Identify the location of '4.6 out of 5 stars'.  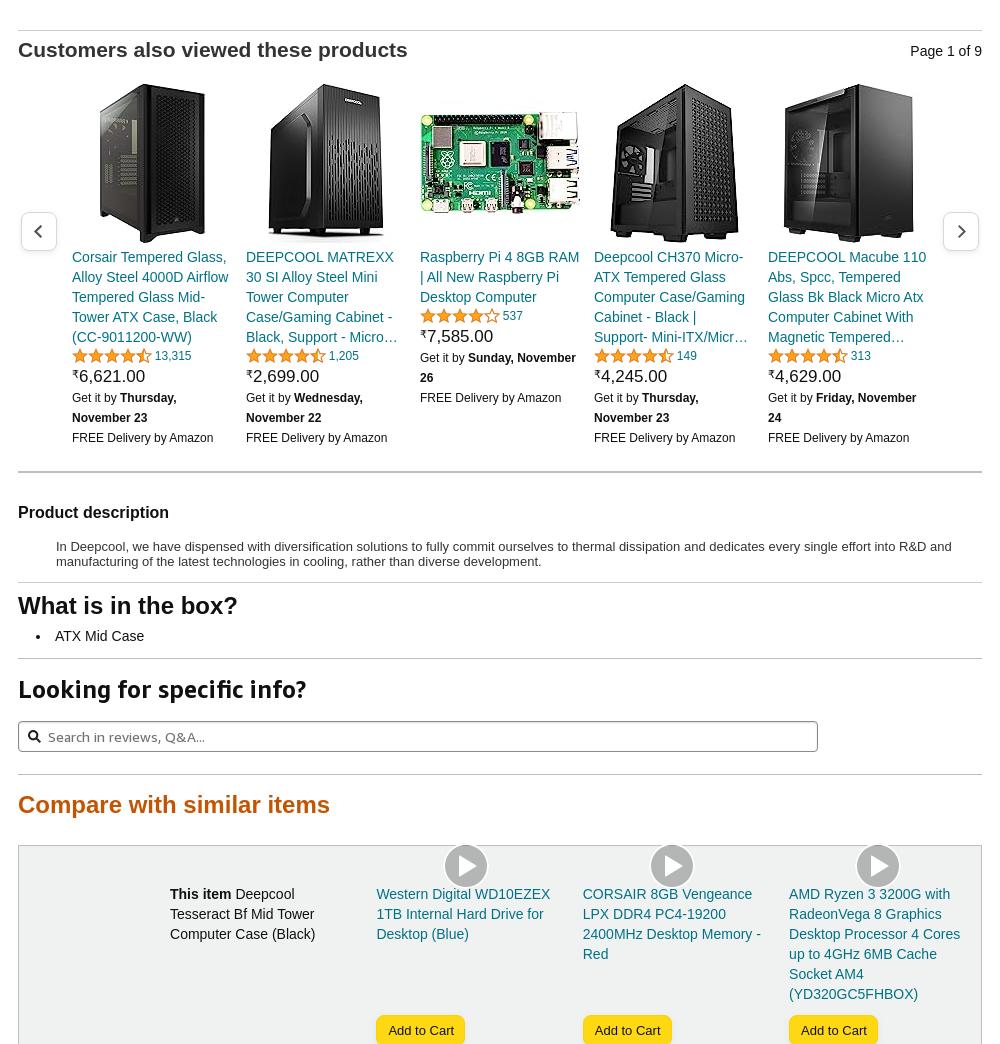
(629, 362).